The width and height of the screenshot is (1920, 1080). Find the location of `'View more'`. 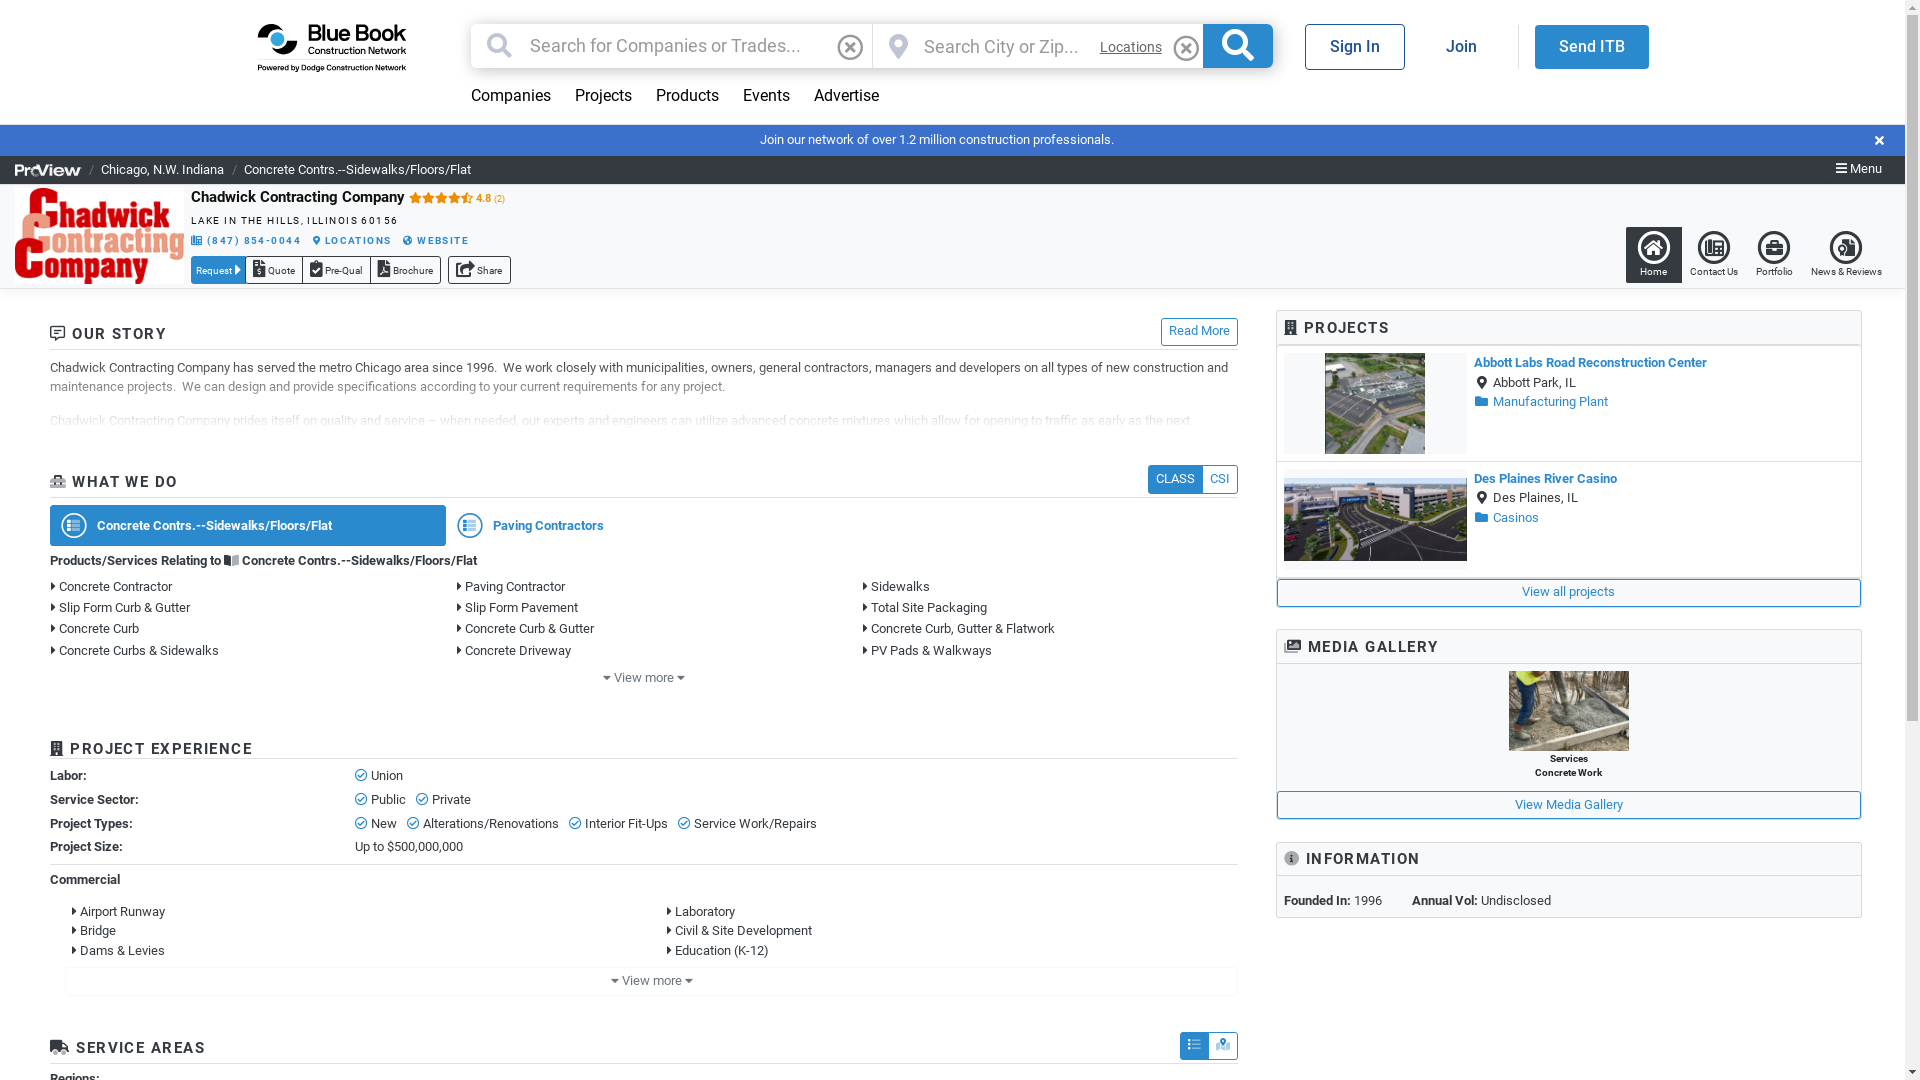

'View more' is located at coordinates (644, 677).